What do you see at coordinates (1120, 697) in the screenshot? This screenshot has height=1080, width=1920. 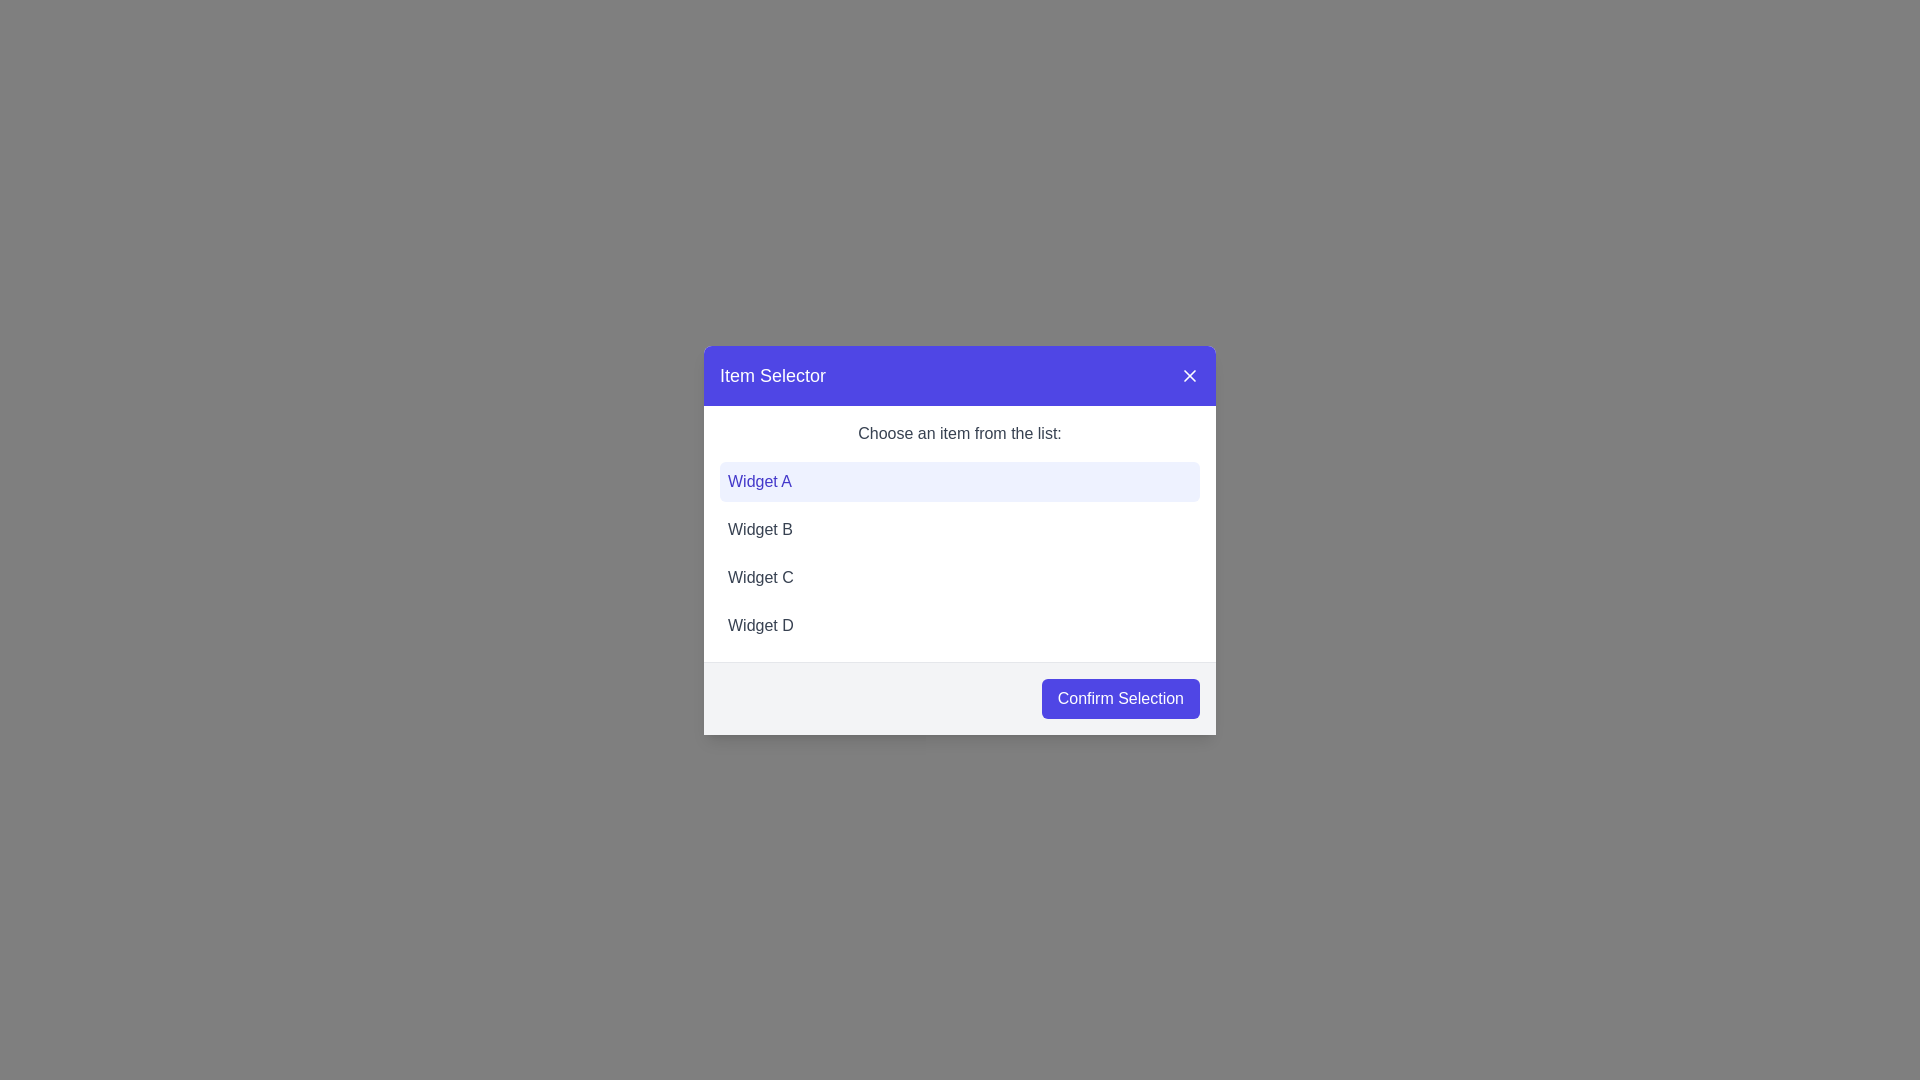 I see `the 'Confirm Selection' button with rounded corners and an indigo background` at bounding box center [1120, 697].